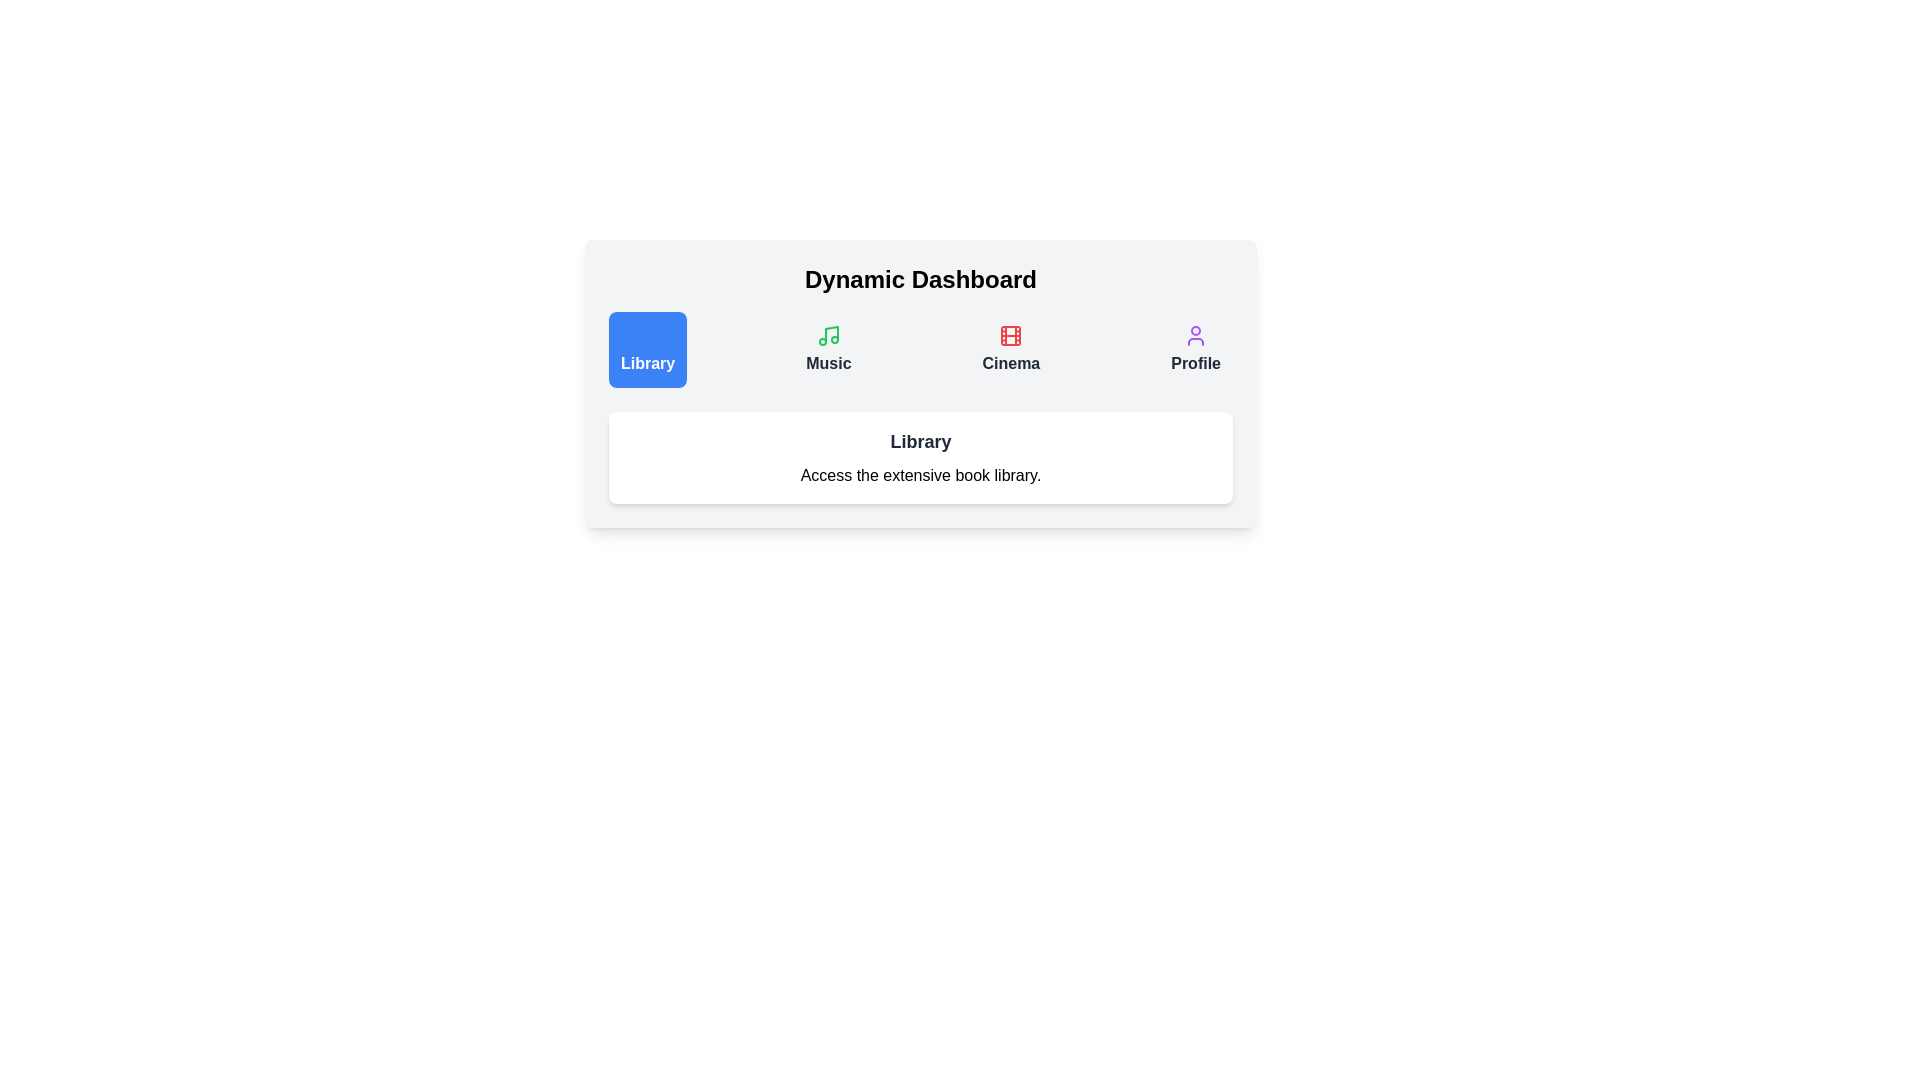 This screenshot has width=1920, height=1080. I want to click on the tab labeled Music to view its description, so click(828, 349).